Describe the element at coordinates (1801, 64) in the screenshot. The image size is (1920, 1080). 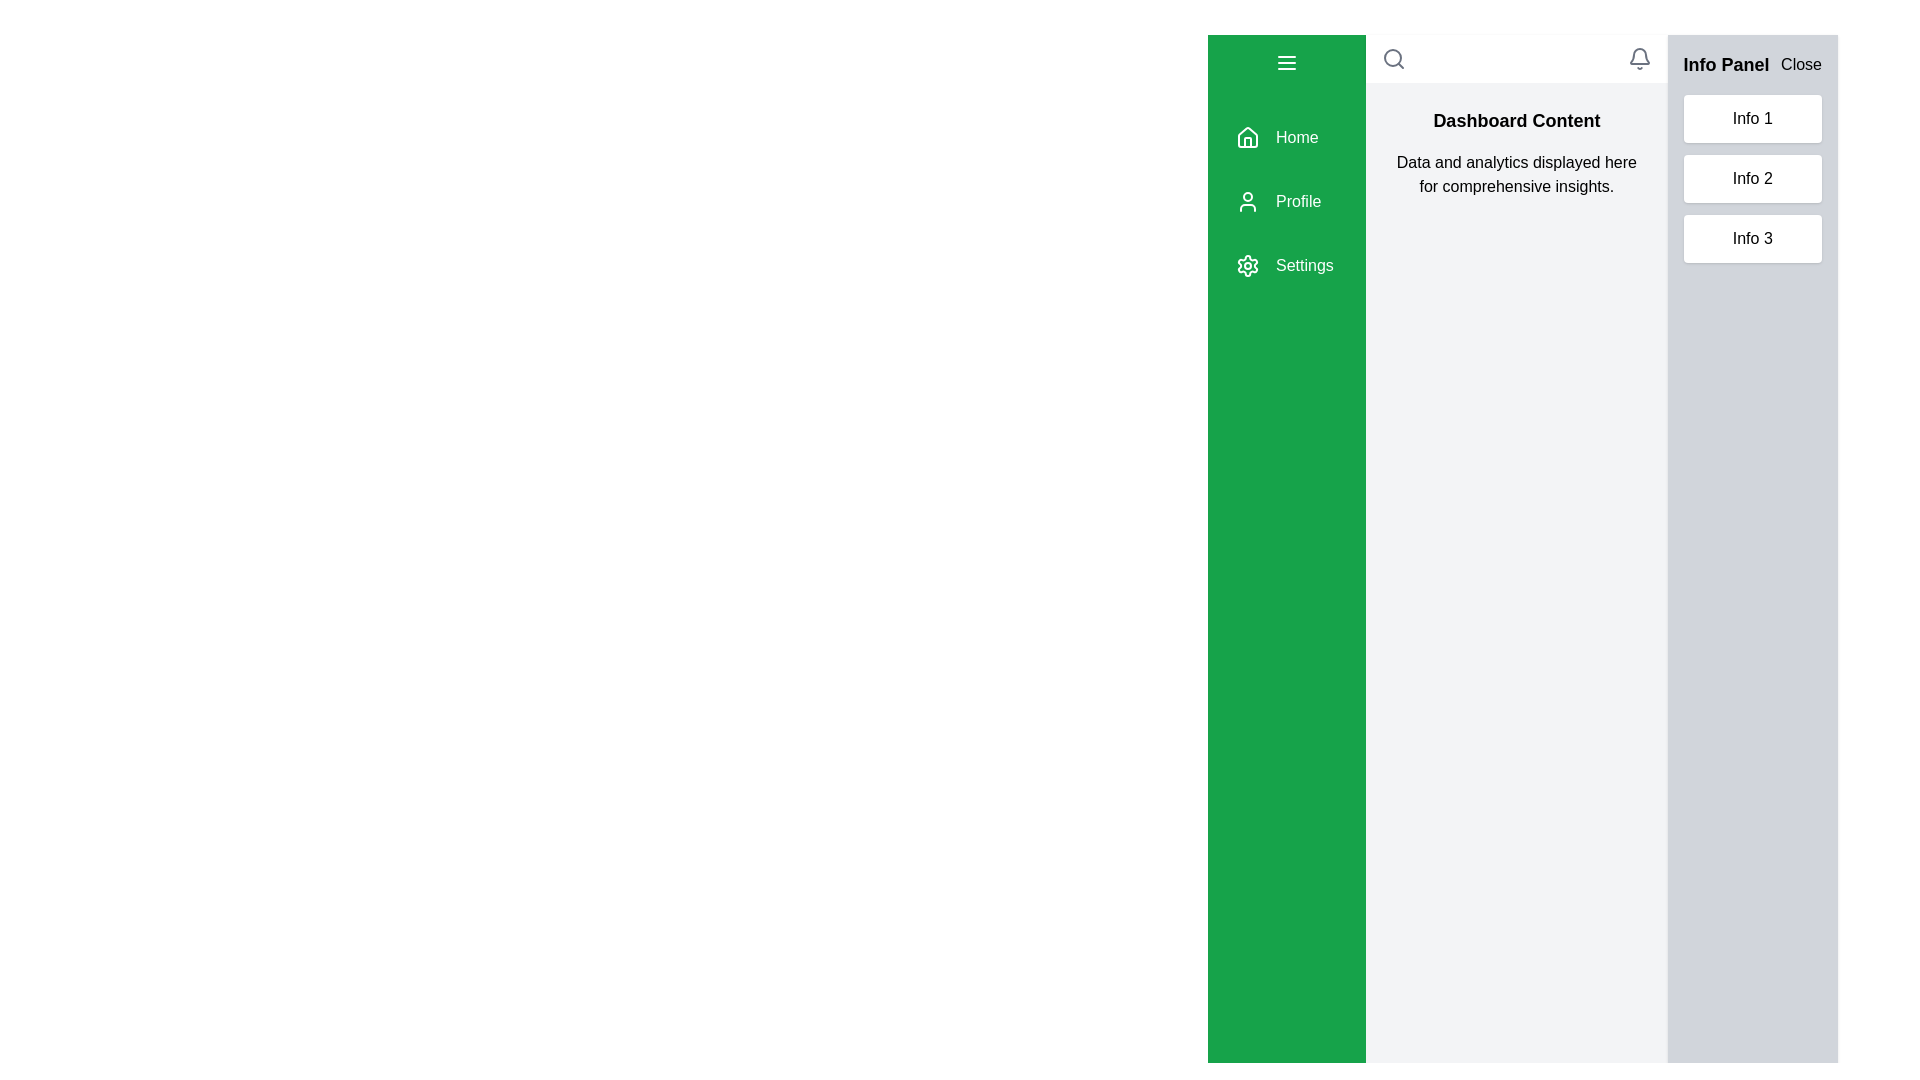
I see `the 'Close' button located in the top-right corner of the 'Info Panel'` at that location.